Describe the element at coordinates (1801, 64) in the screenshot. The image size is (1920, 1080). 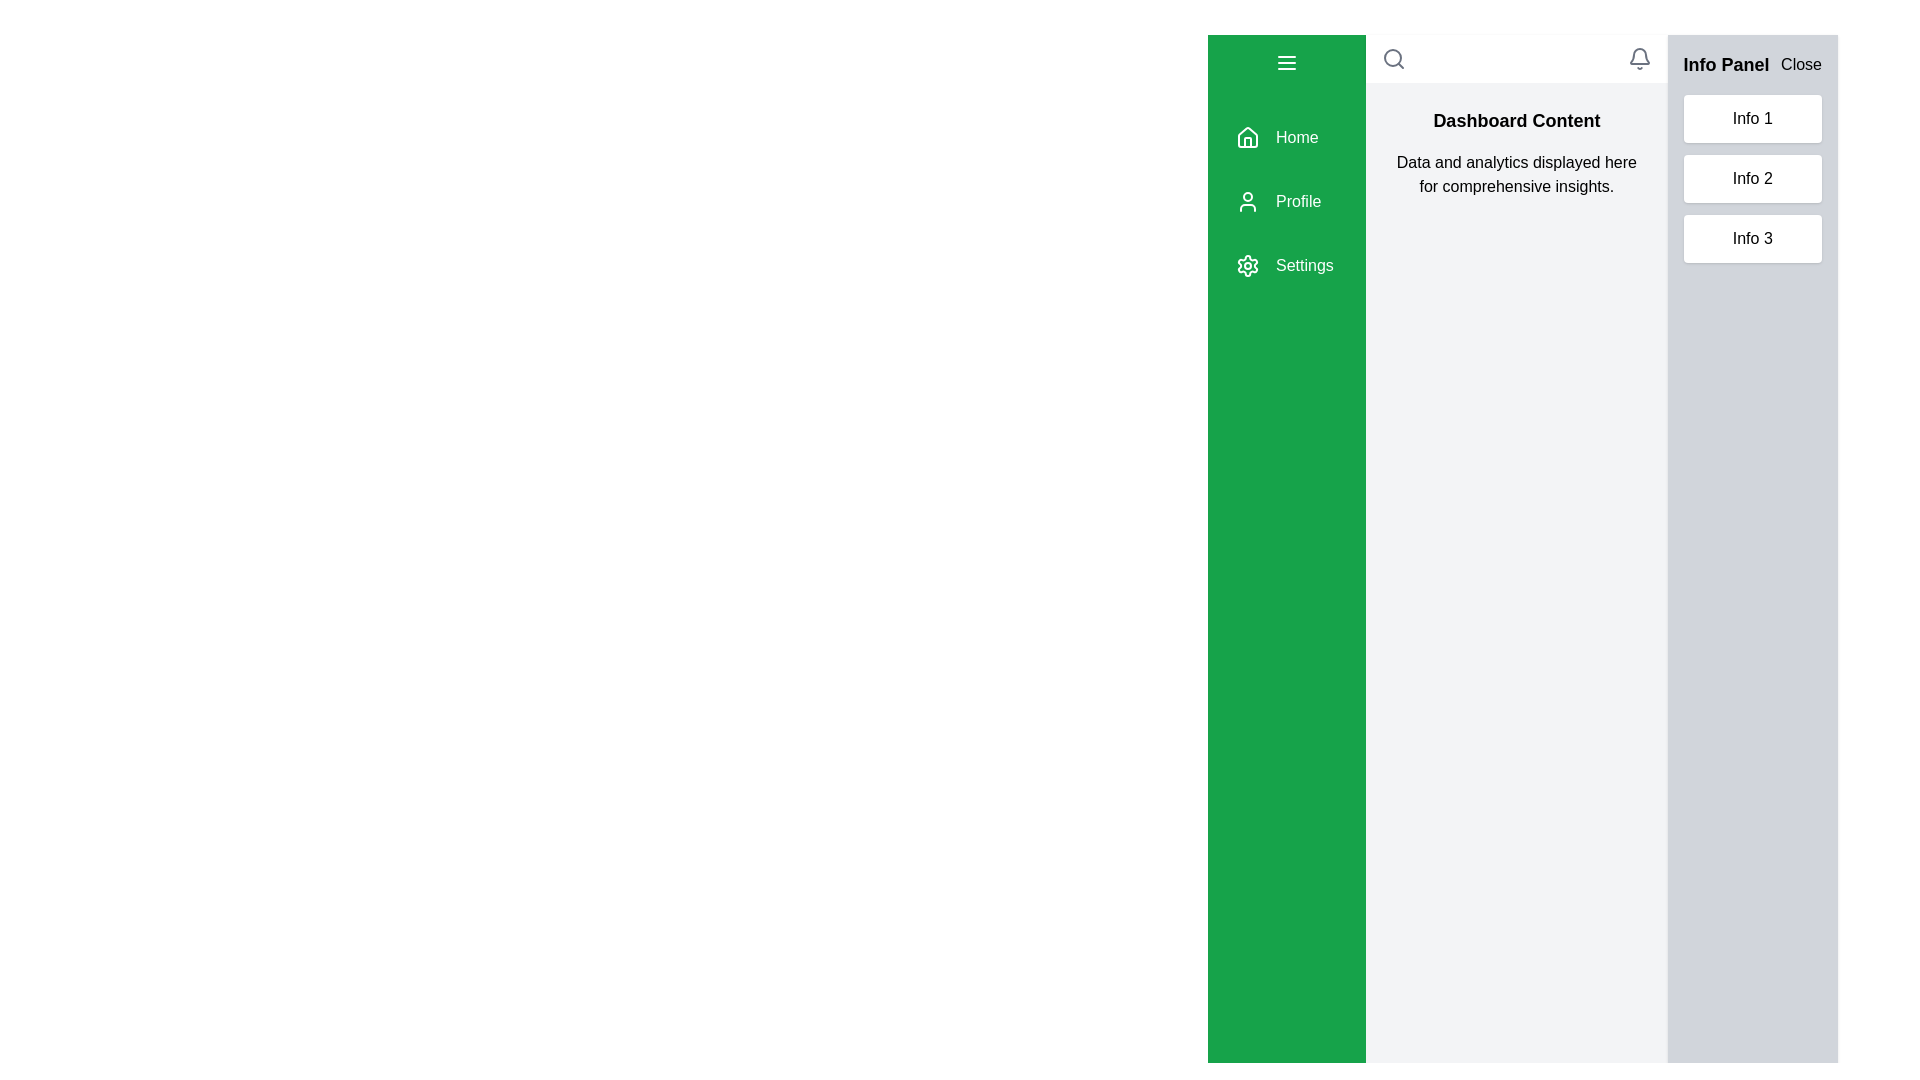
I see `the 'Close' button located in the top-right corner of the 'Info Panel'` at that location.